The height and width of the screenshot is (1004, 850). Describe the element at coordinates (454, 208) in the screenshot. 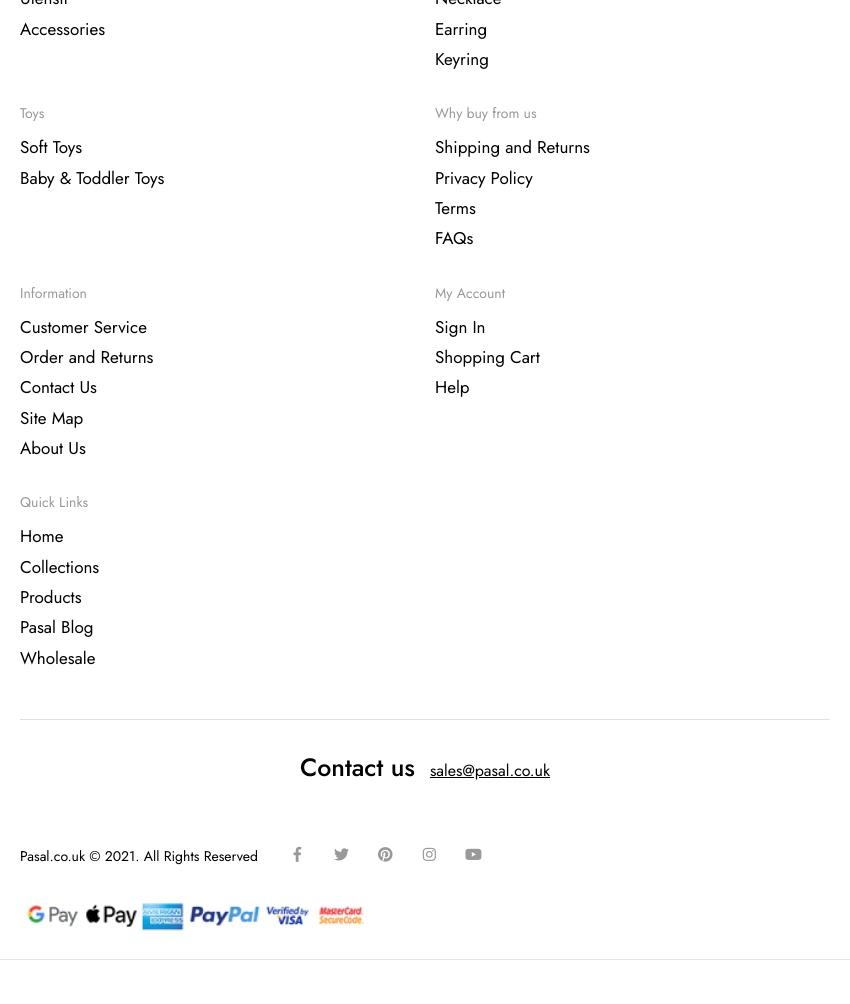

I see `'Terms'` at that location.